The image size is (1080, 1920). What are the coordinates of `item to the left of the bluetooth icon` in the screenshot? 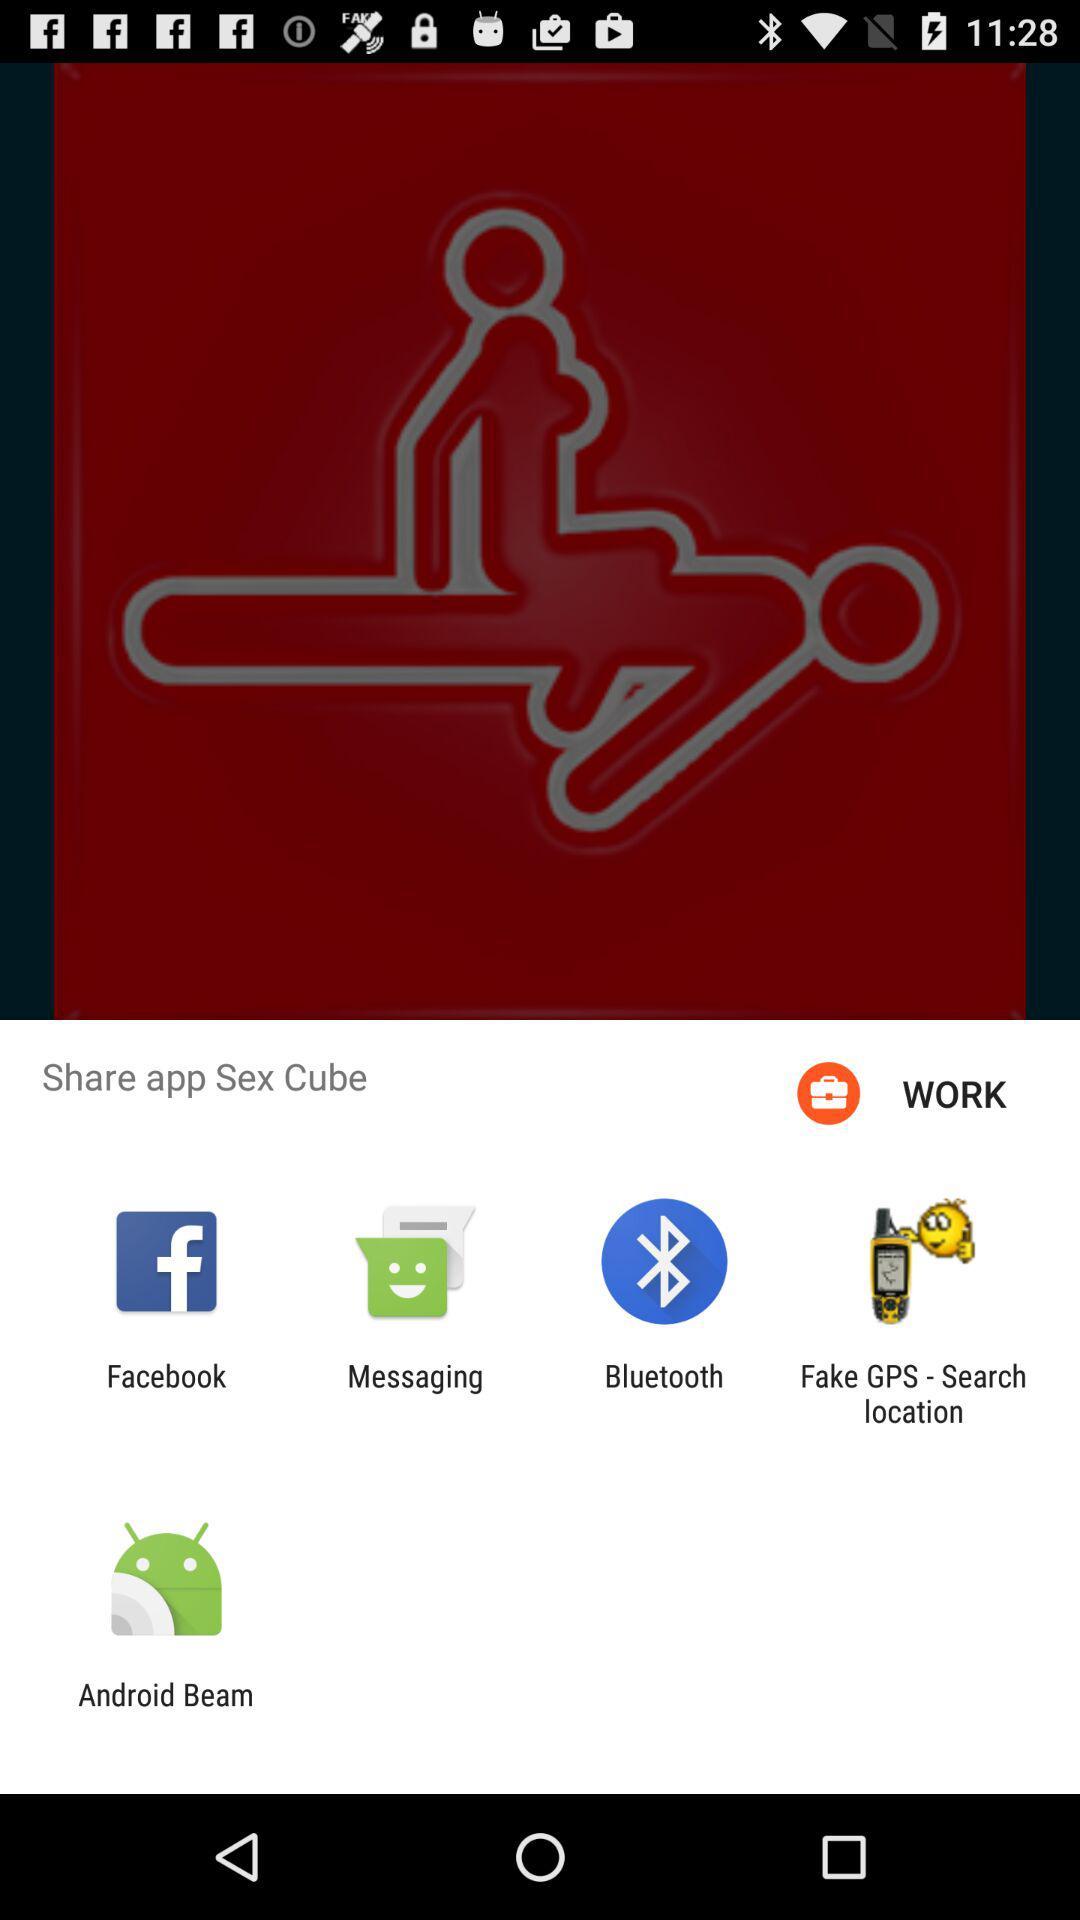 It's located at (414, 1392).